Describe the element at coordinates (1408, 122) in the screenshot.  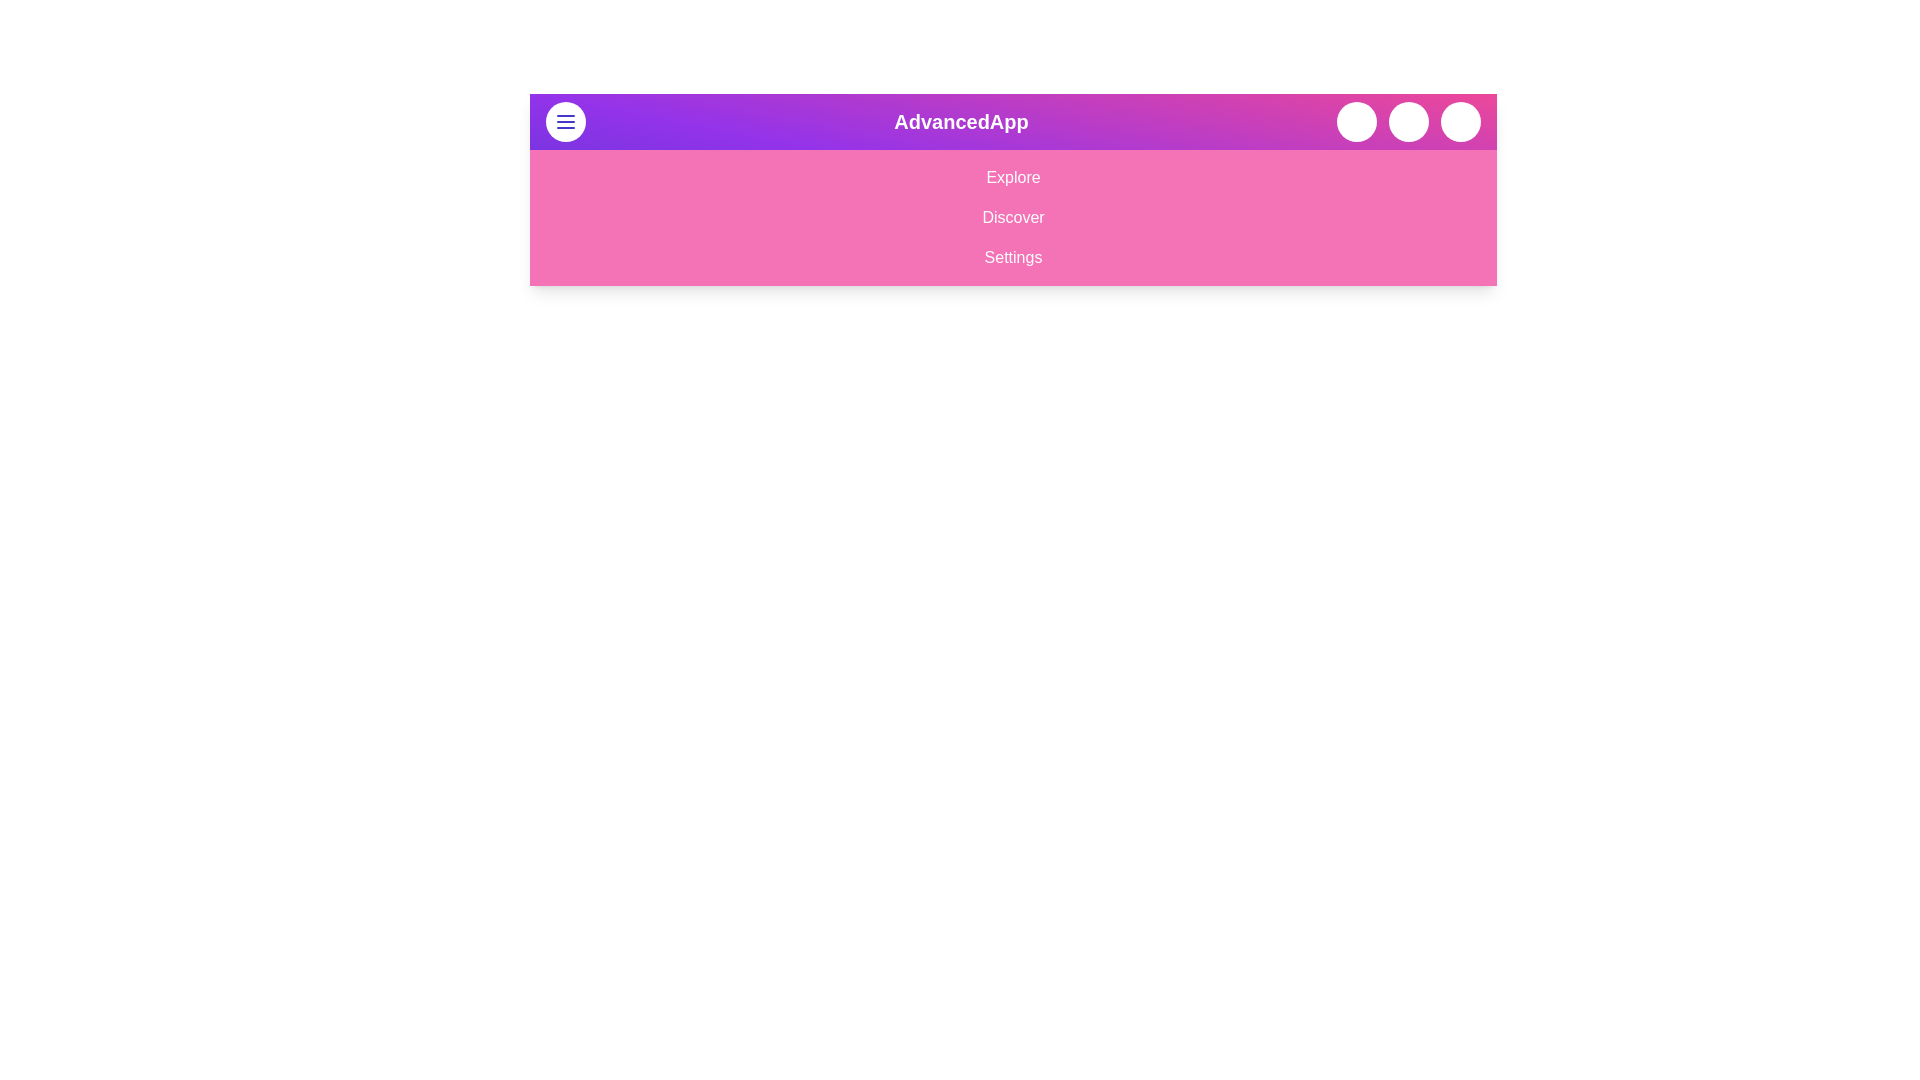
I see `the bell icon to view notifications` at that location.